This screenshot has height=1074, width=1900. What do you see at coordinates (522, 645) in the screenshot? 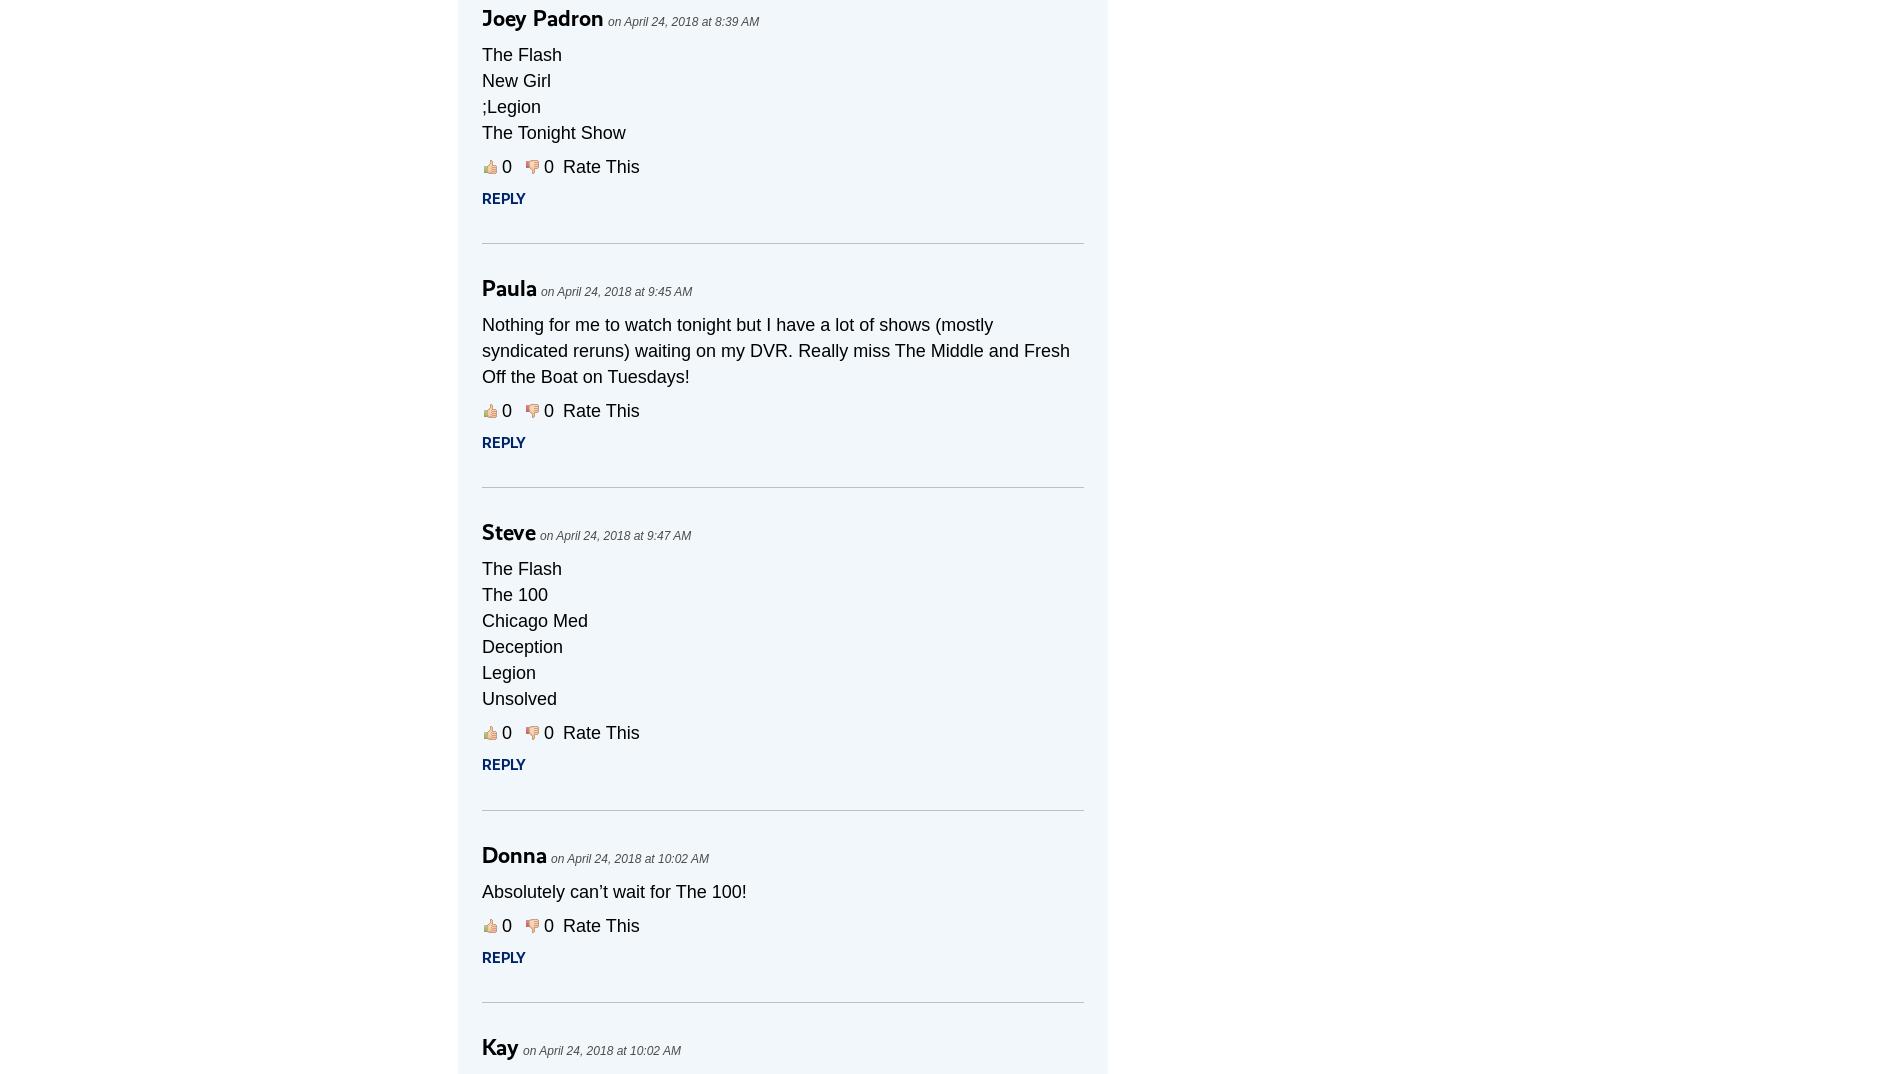
I see `'Deception'` at bounding box center [522, 645].